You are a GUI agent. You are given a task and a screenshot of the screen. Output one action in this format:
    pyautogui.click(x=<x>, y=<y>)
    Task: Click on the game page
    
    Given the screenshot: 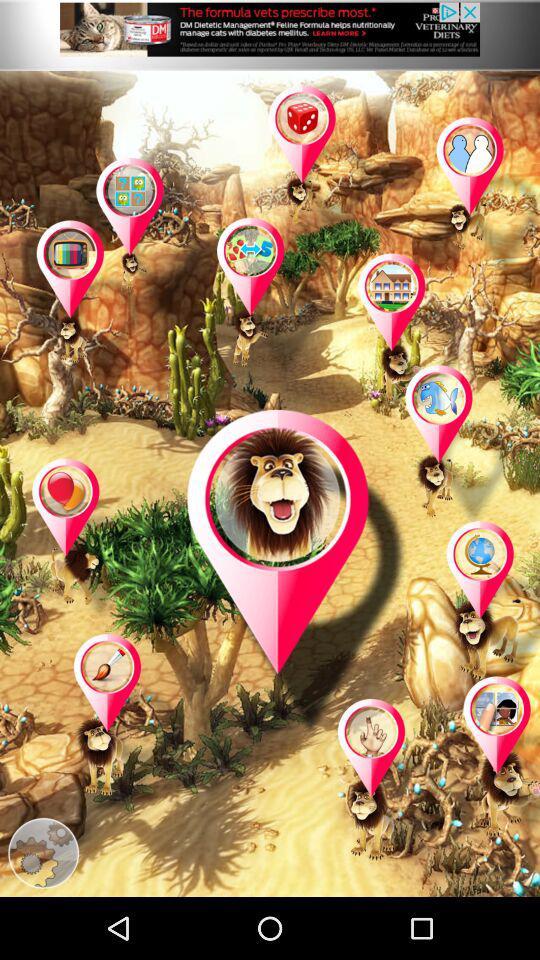 What is the action you would take?
    pyautogui.click(x=270, y=298)
    